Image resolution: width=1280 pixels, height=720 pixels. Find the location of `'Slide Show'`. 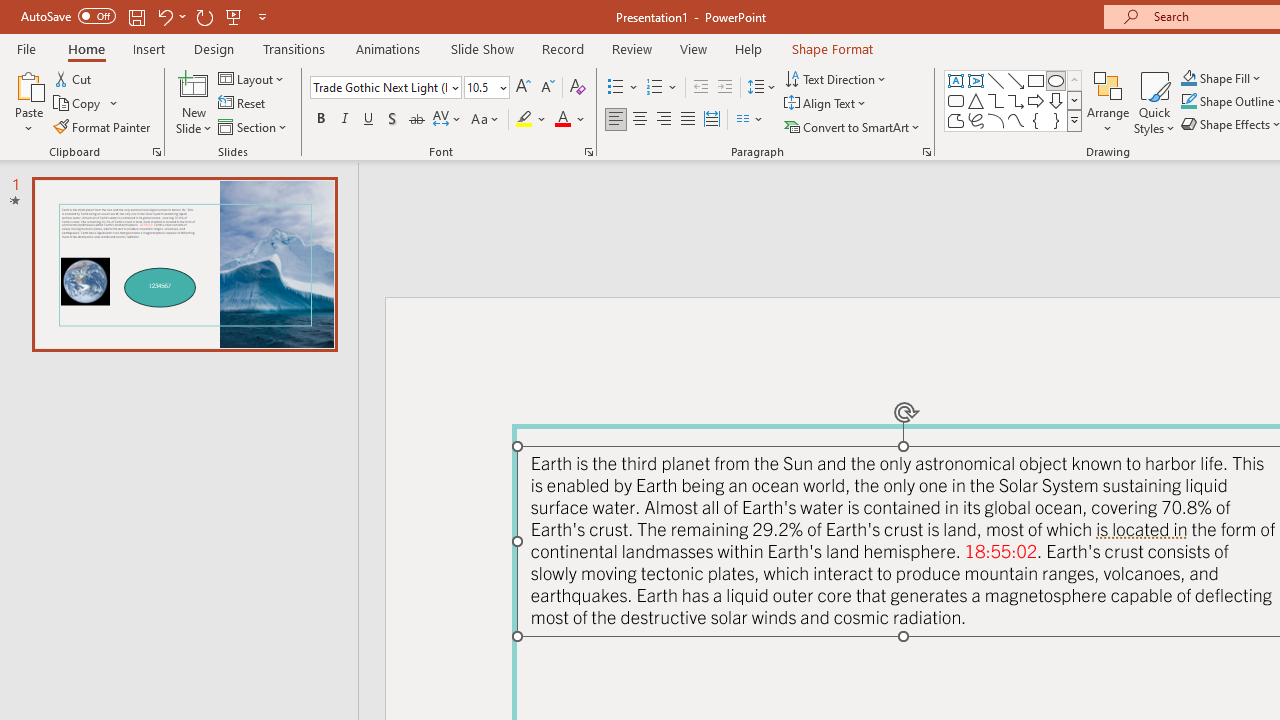

'Slide Show' is located at coordinates (481, 48).